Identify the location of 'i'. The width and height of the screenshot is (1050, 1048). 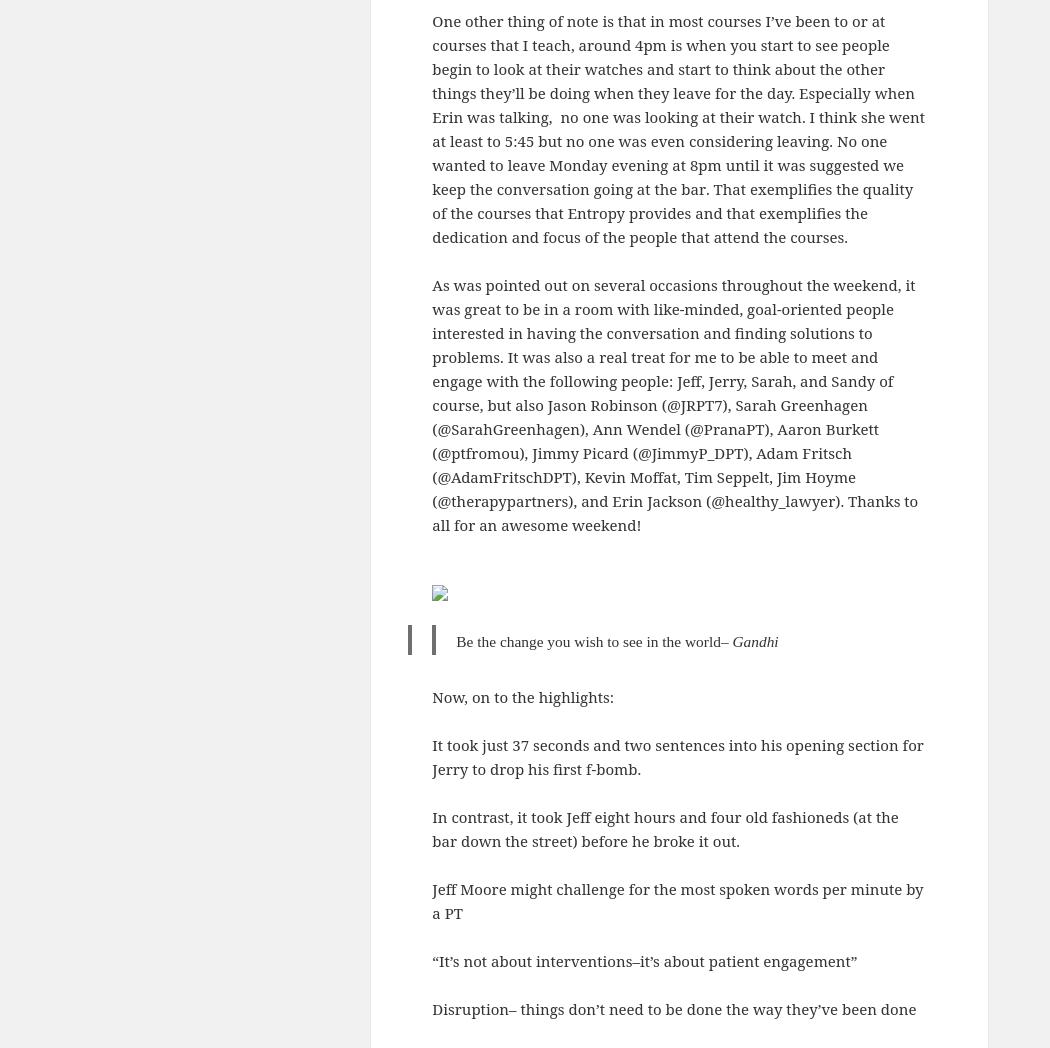
(775, 639).